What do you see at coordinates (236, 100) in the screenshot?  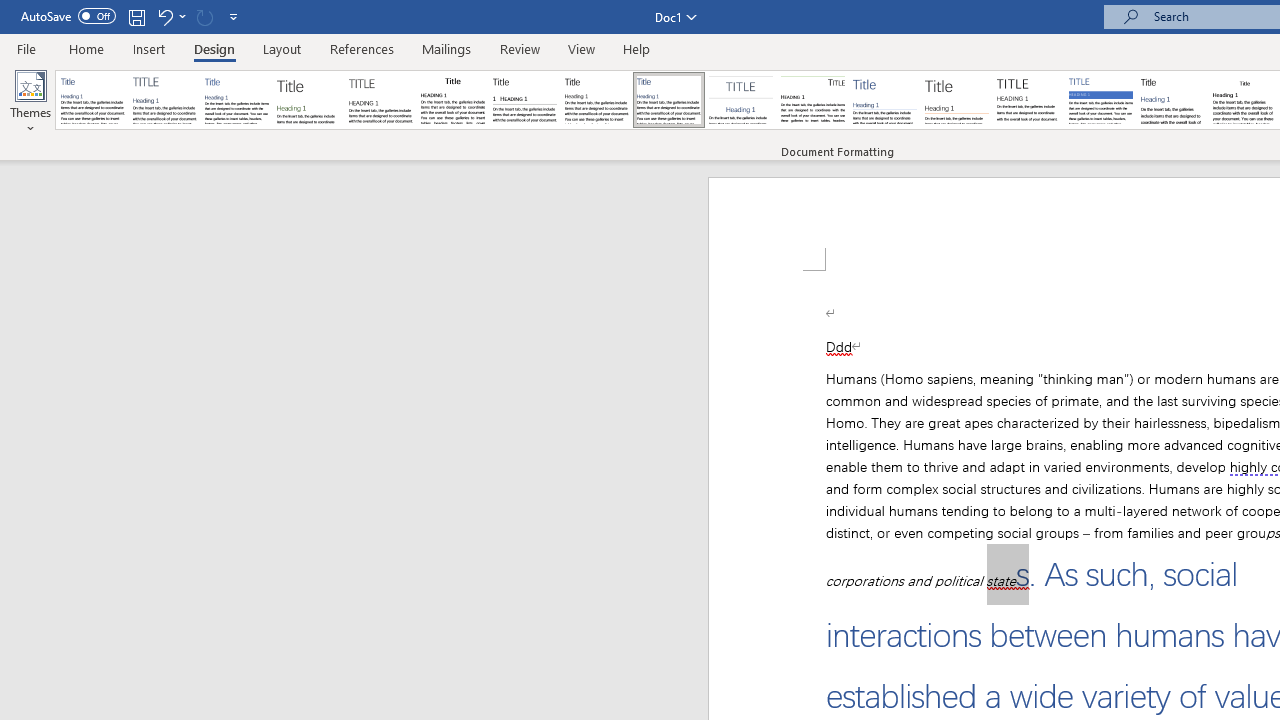 I see `'Basic (Simple)'` at bounding box center [236, 100].